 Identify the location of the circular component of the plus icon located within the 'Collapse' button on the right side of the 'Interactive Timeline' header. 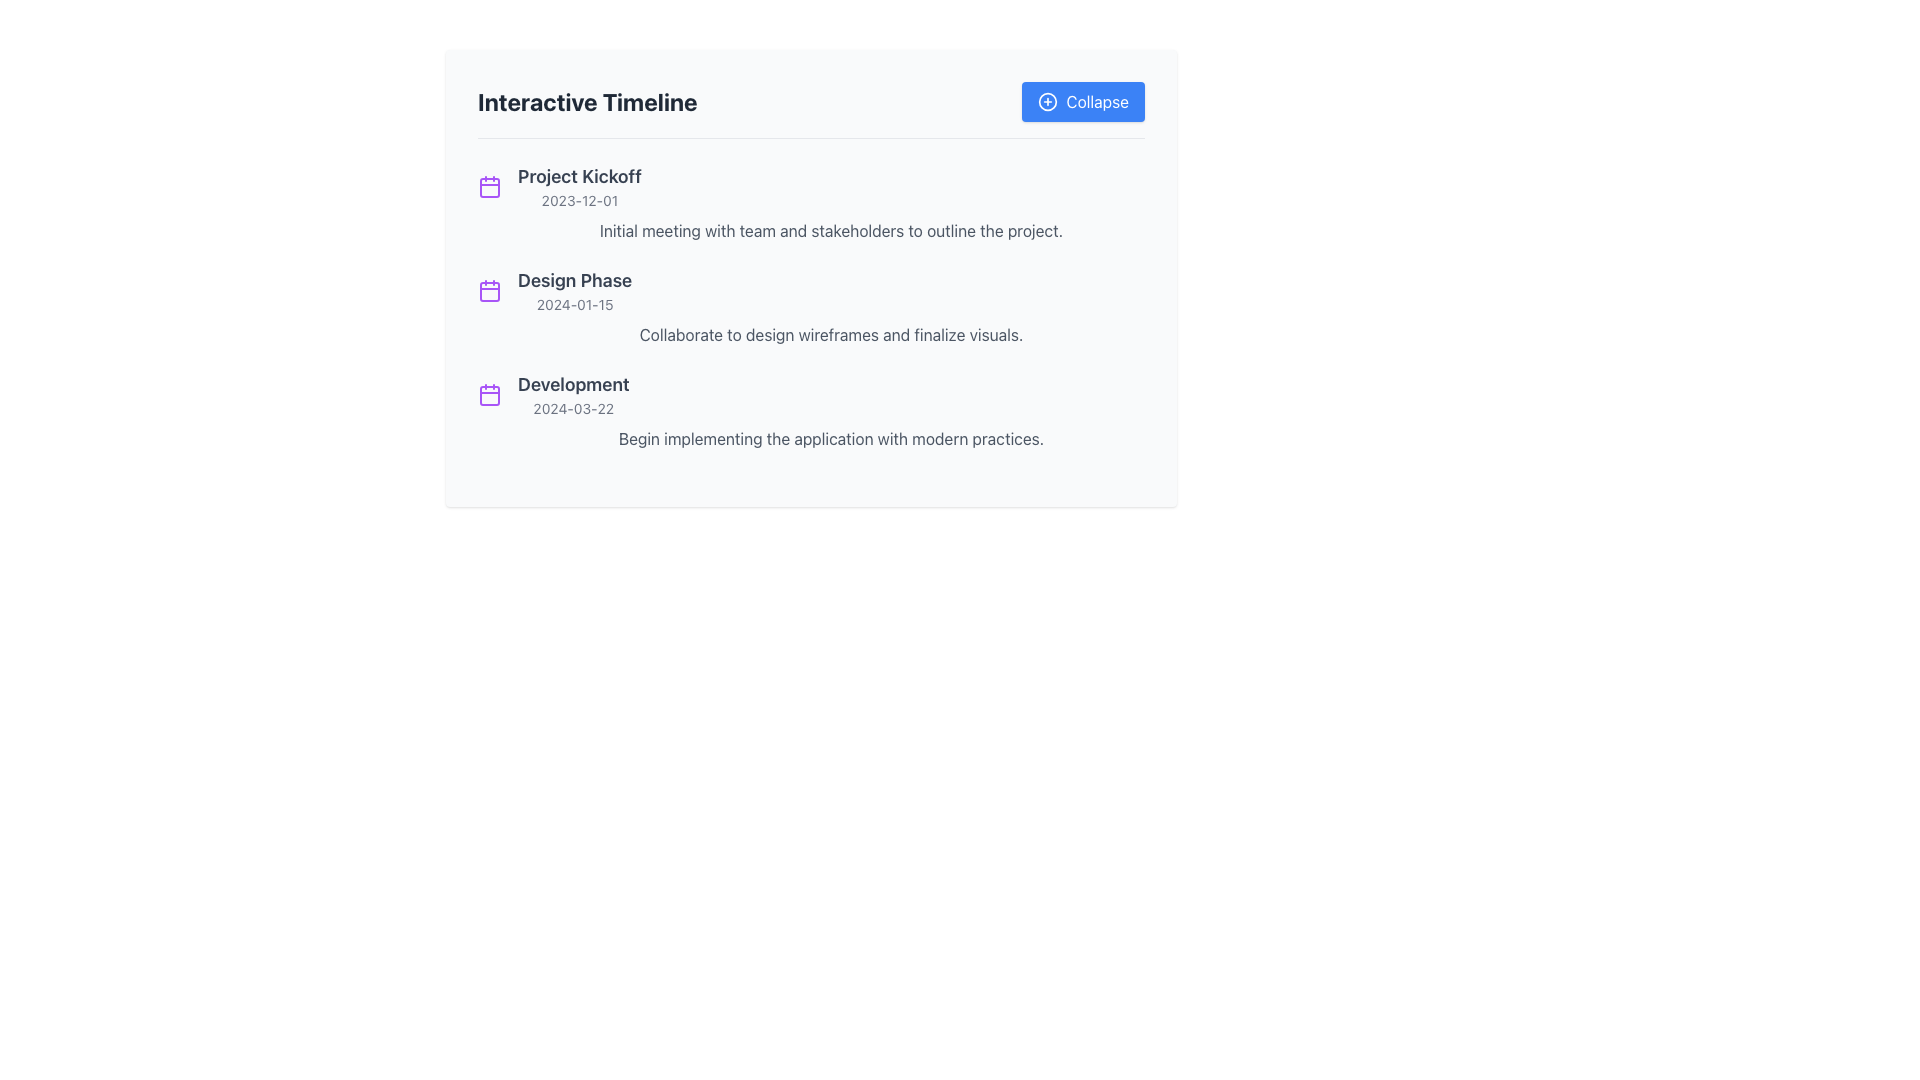
(1047, 101).